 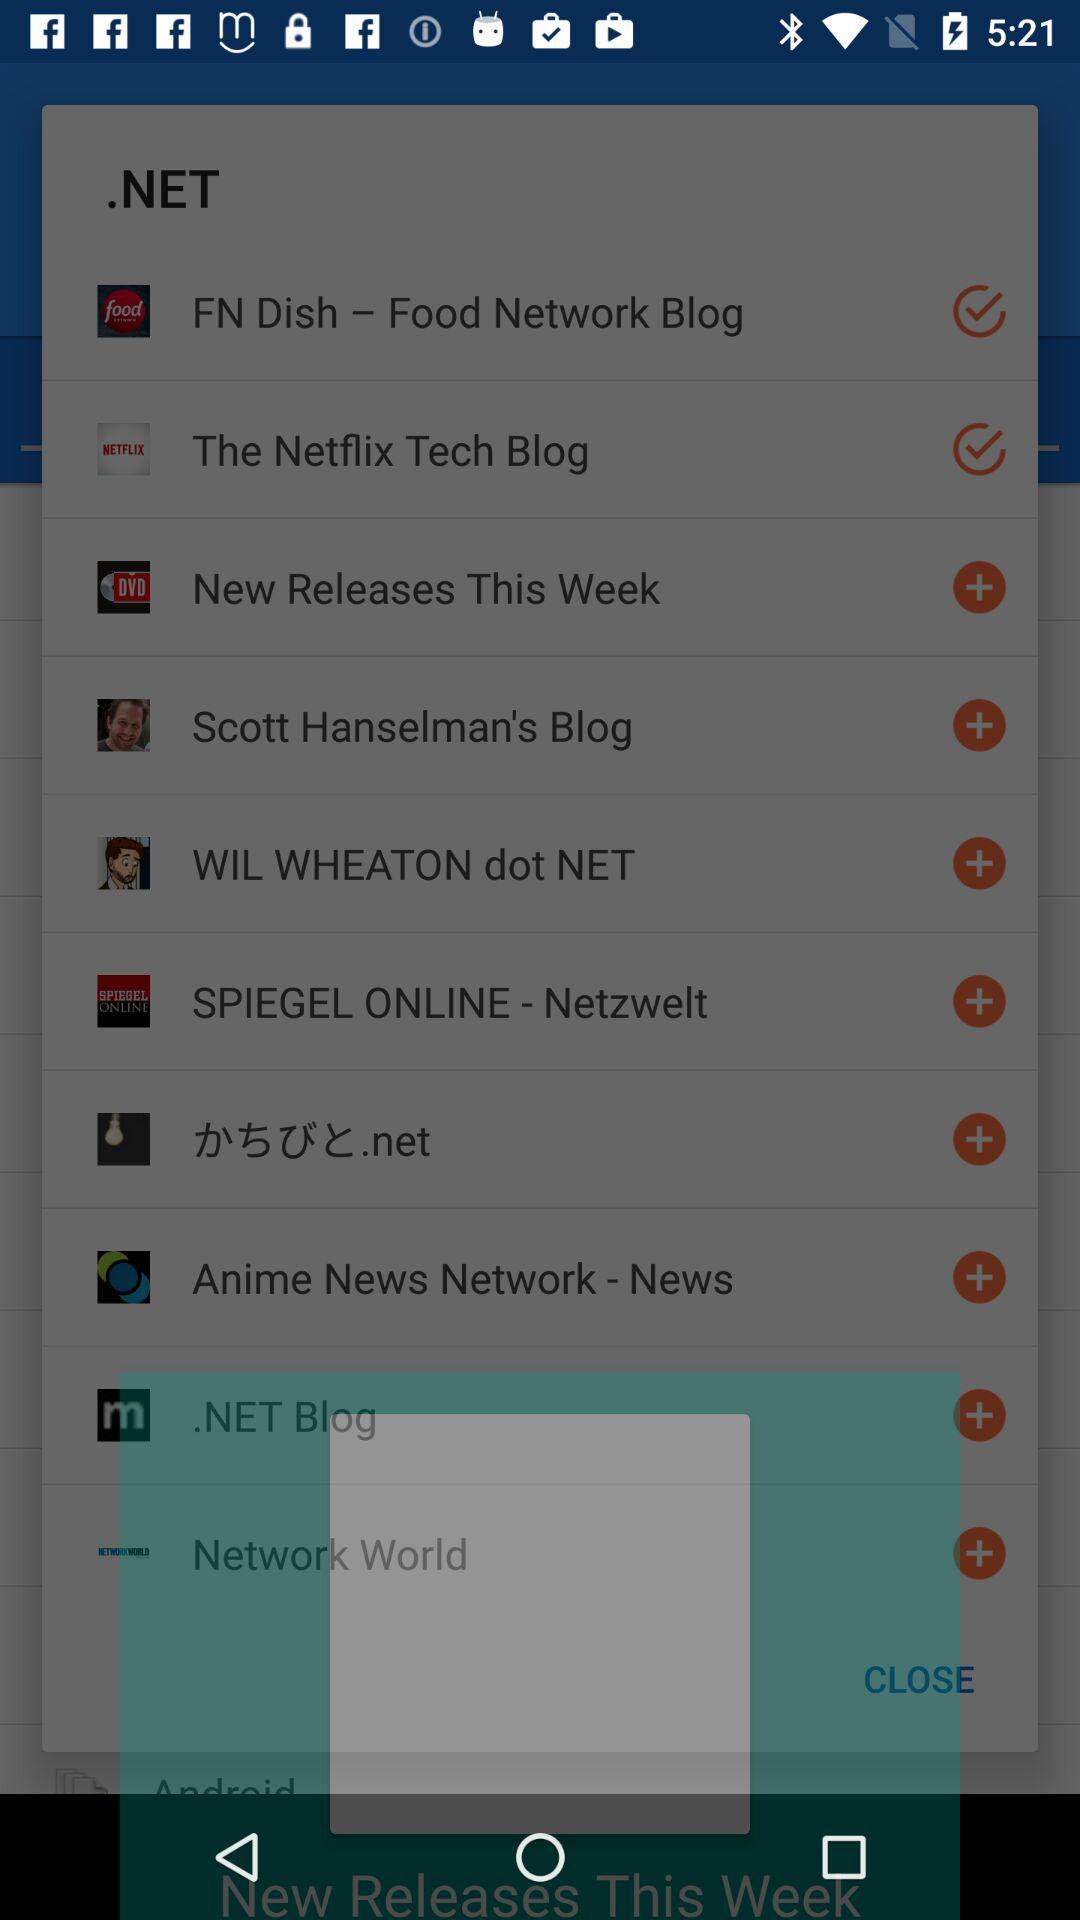 I want to click on a select option, so click(x=978, y=448).